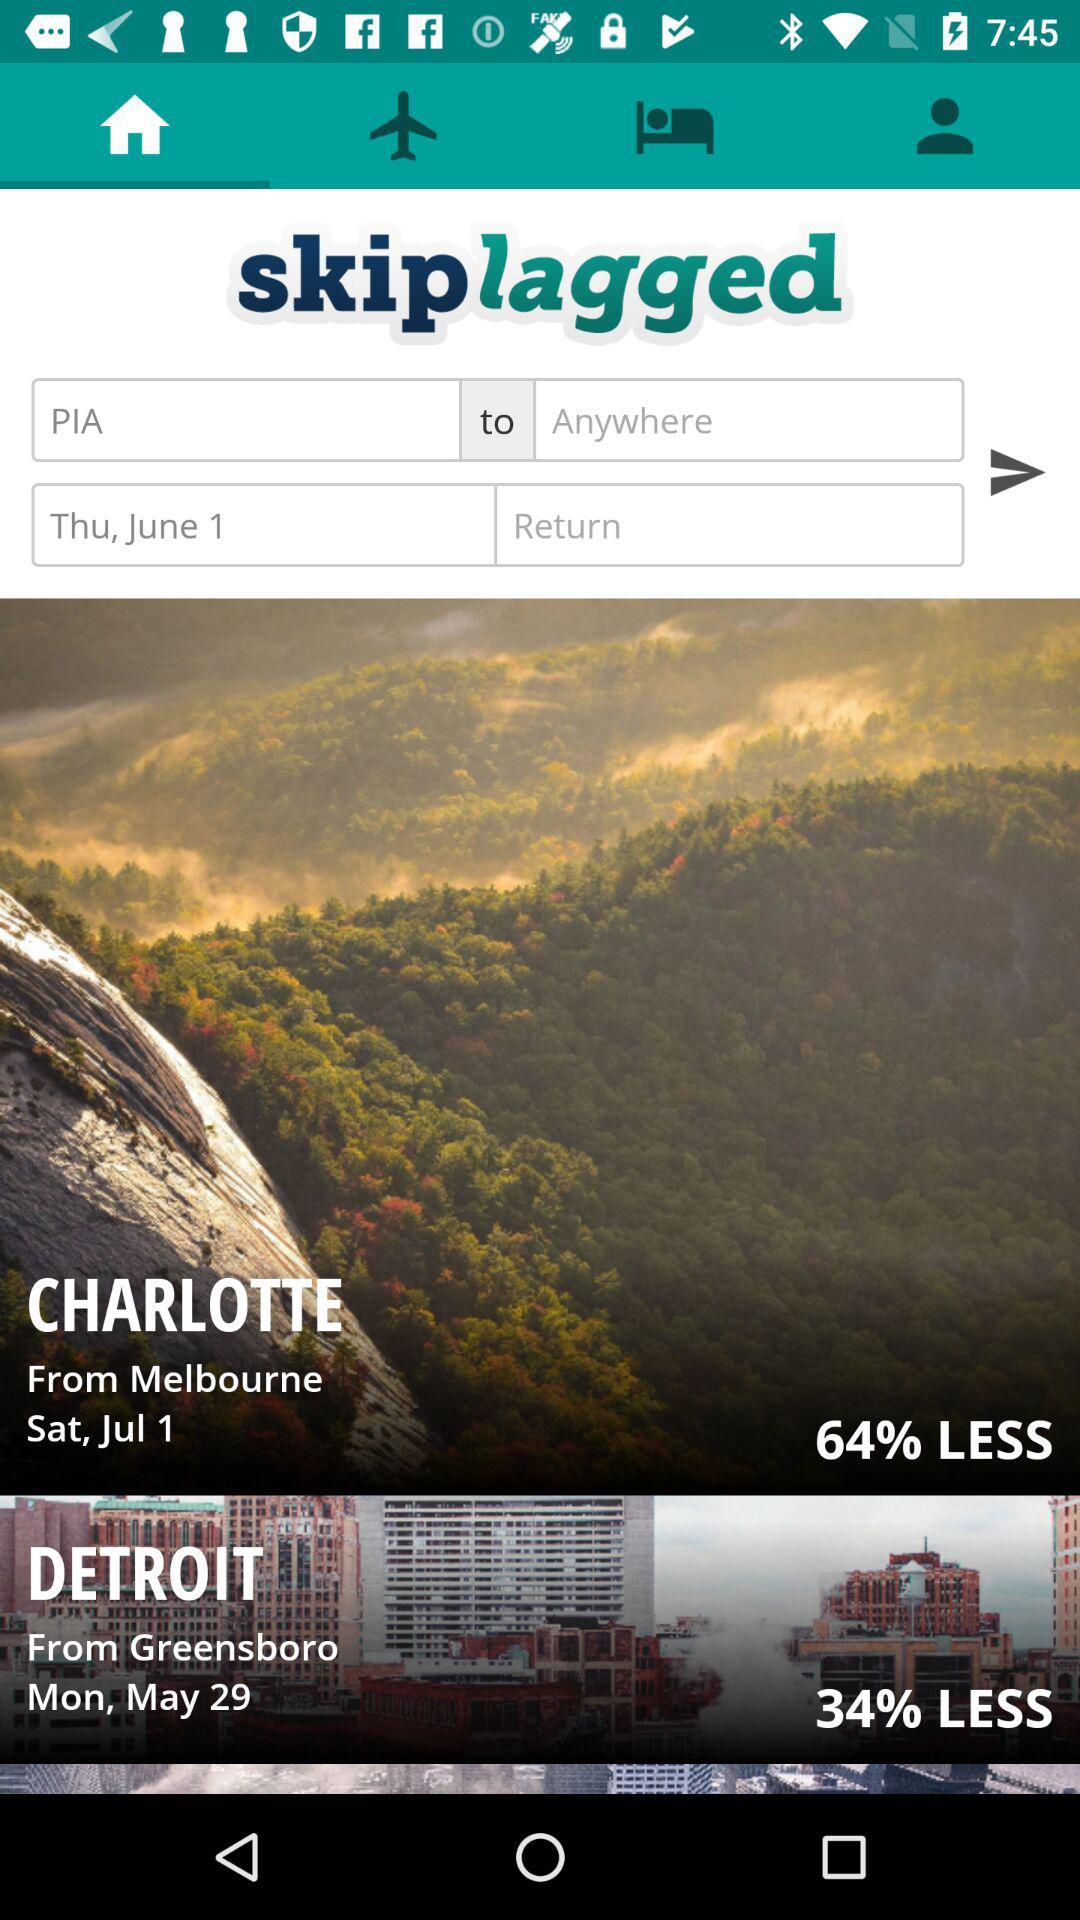  Describe the element at coordinates (748, 419) in the screenshot. I see `location` at that location.